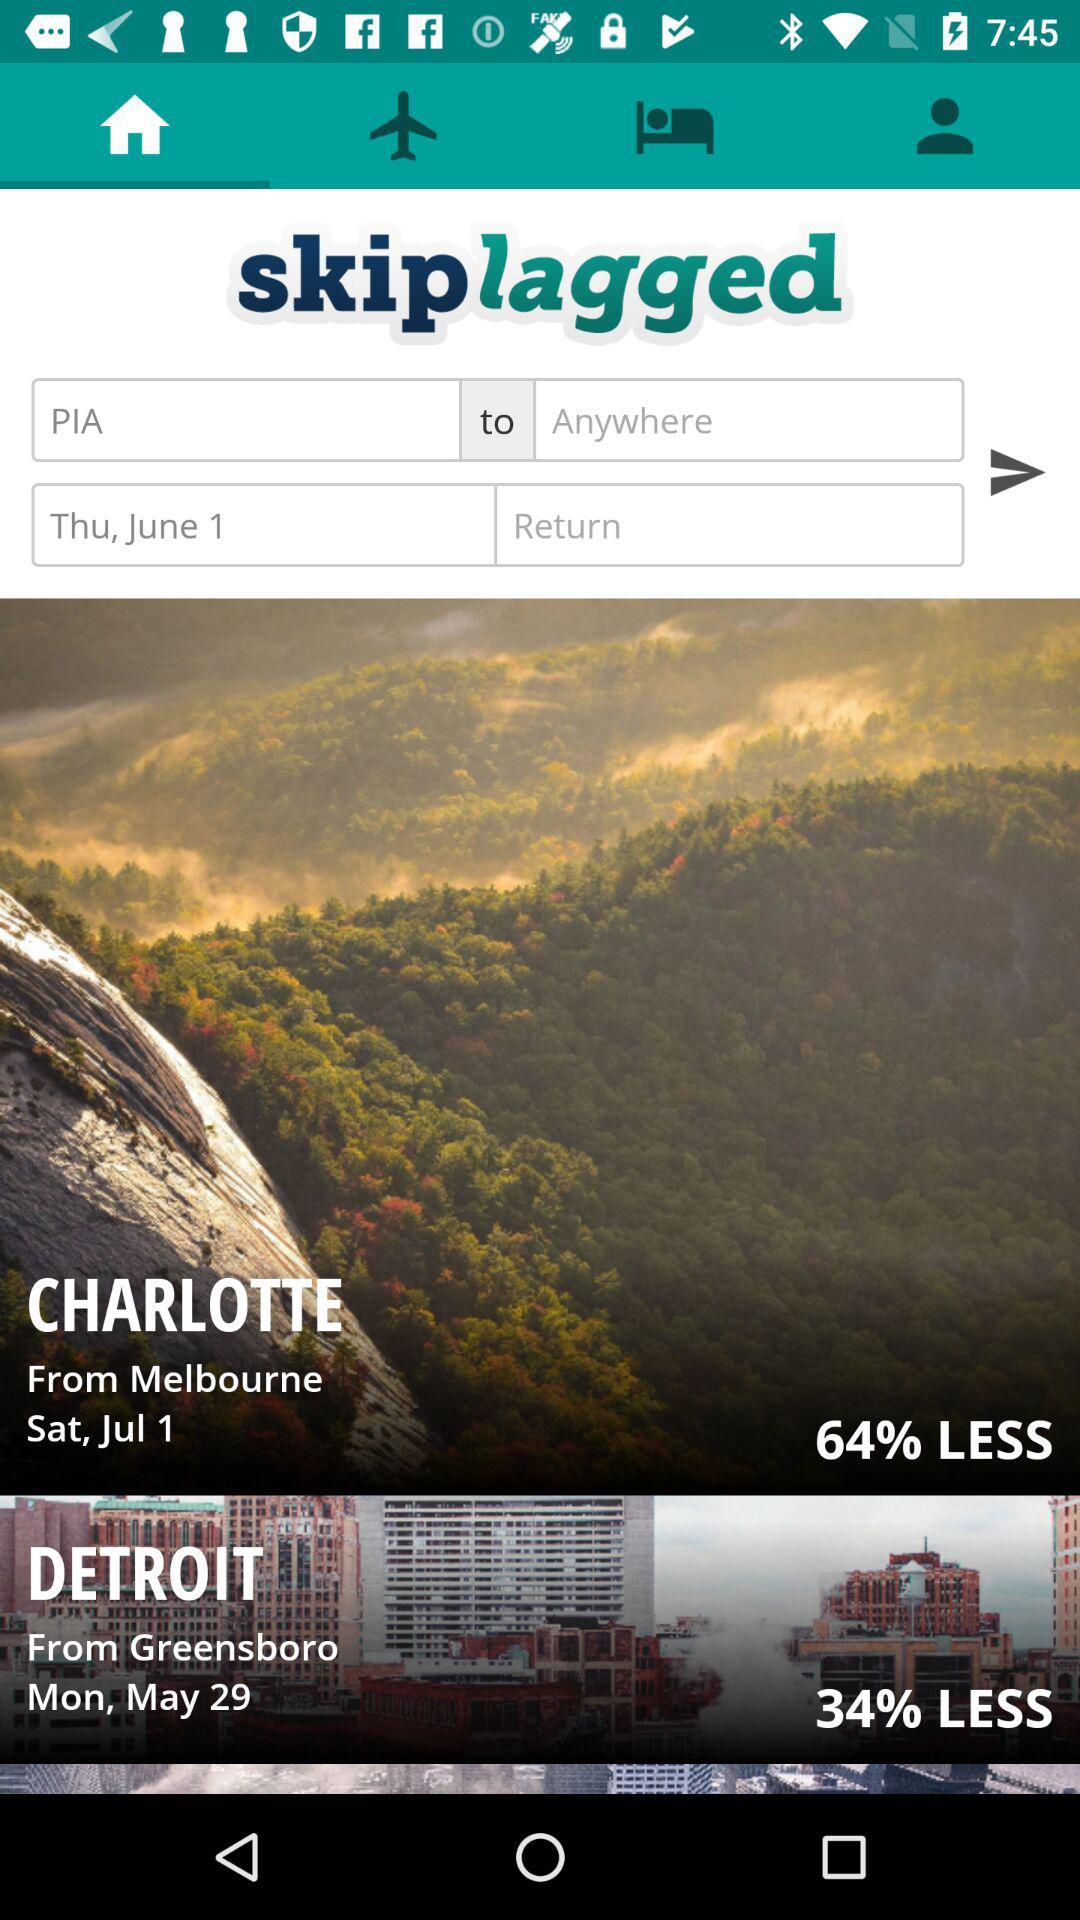  Describe the element at coordinates (748, 419) in the screenshot. I see `location` at that location.